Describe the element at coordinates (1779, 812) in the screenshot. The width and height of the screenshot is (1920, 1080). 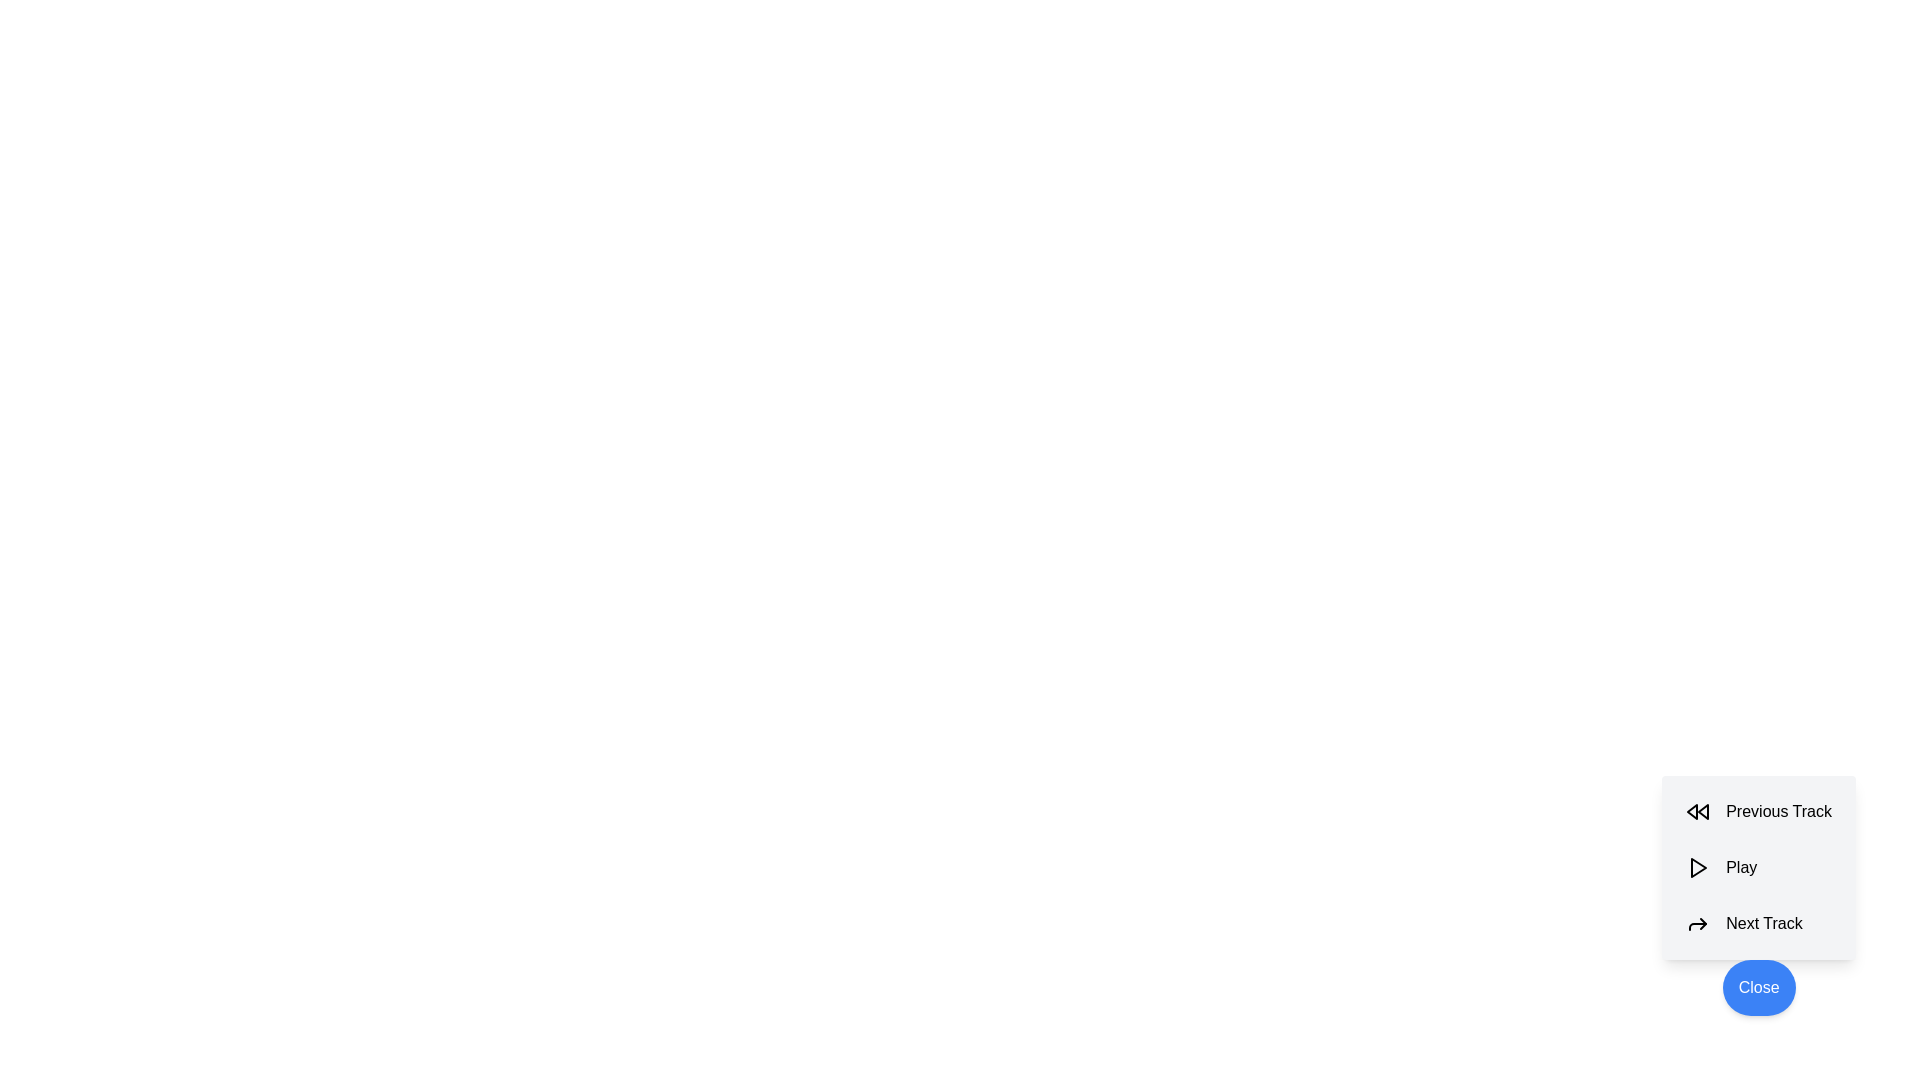
I see `the 'Previous Track' text label, which is styled with a simple, readable font and positioned adjacent to a rewind icon within a vertically aligned menu of playback controls` at that location.